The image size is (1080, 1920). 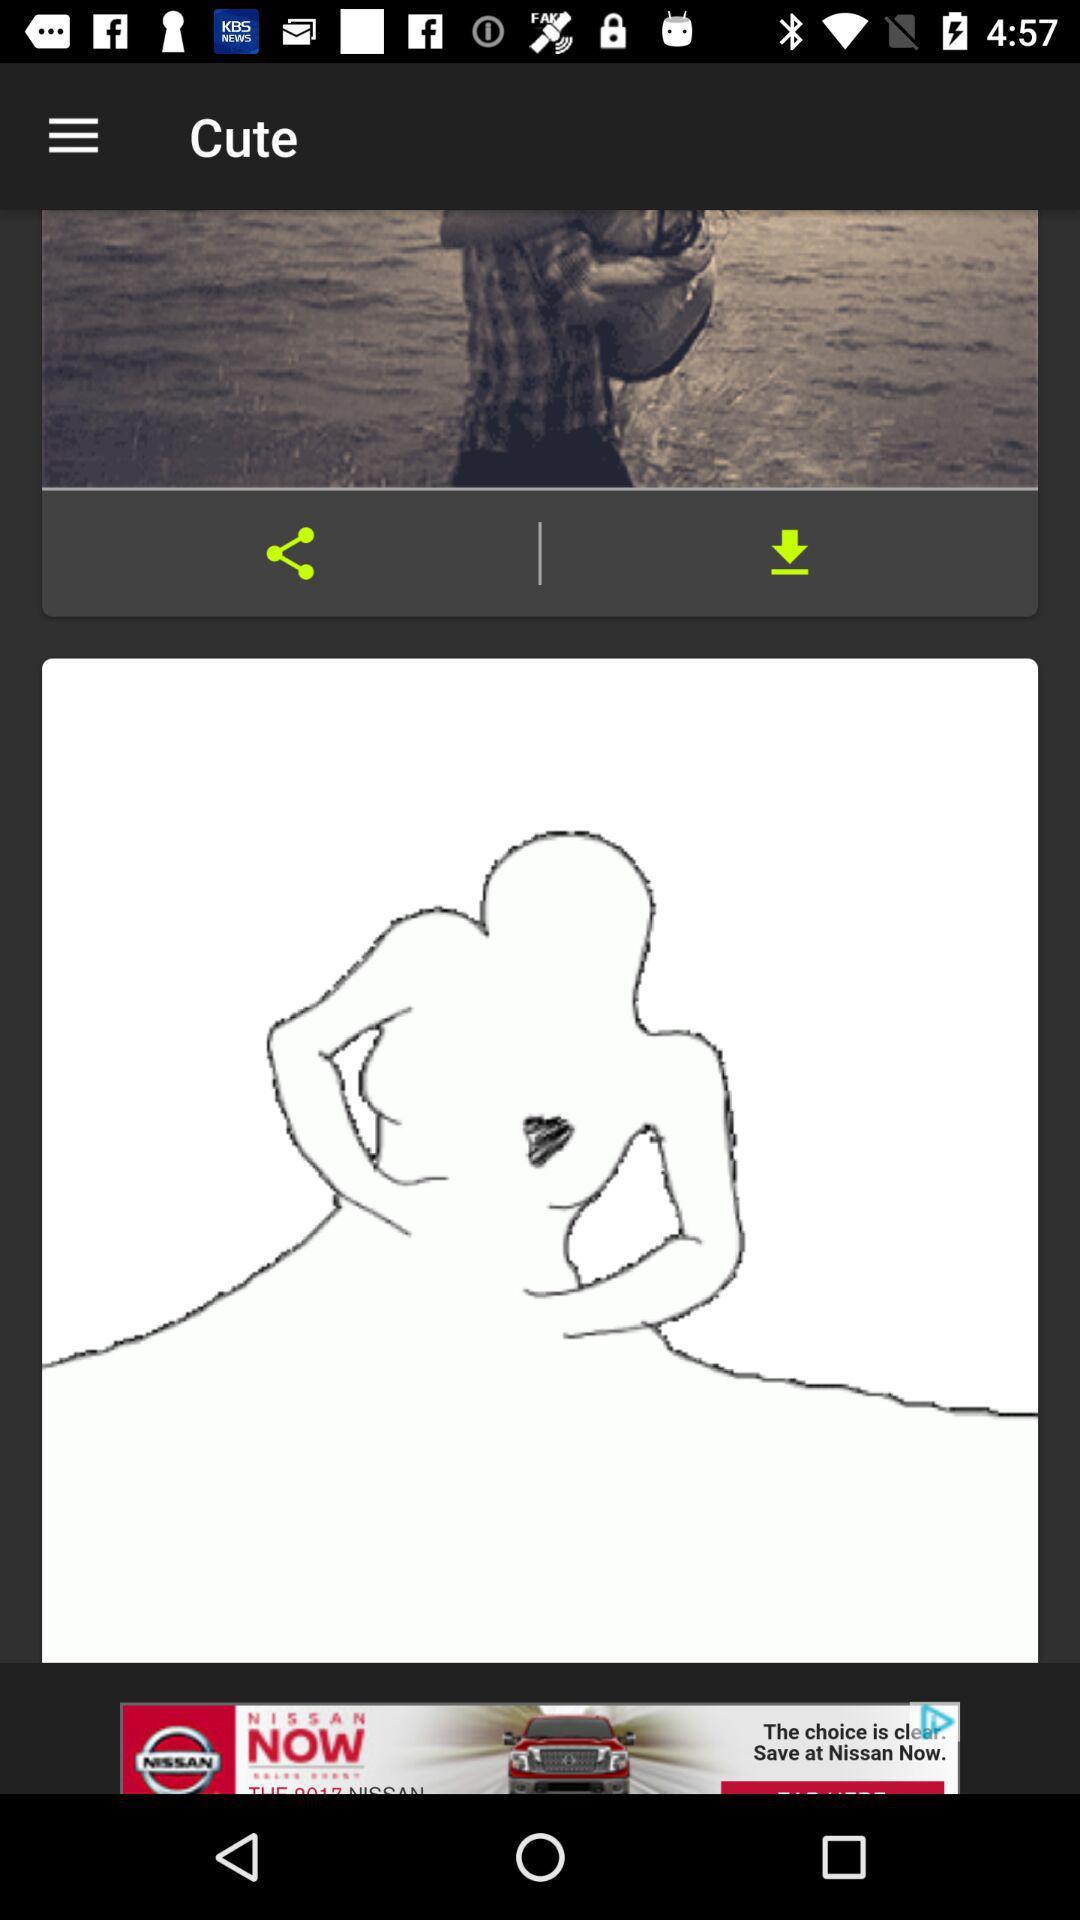 What do you see at coordinates (788, 553) in the screenshot?
I see `download` at bounding box center [788, 553].